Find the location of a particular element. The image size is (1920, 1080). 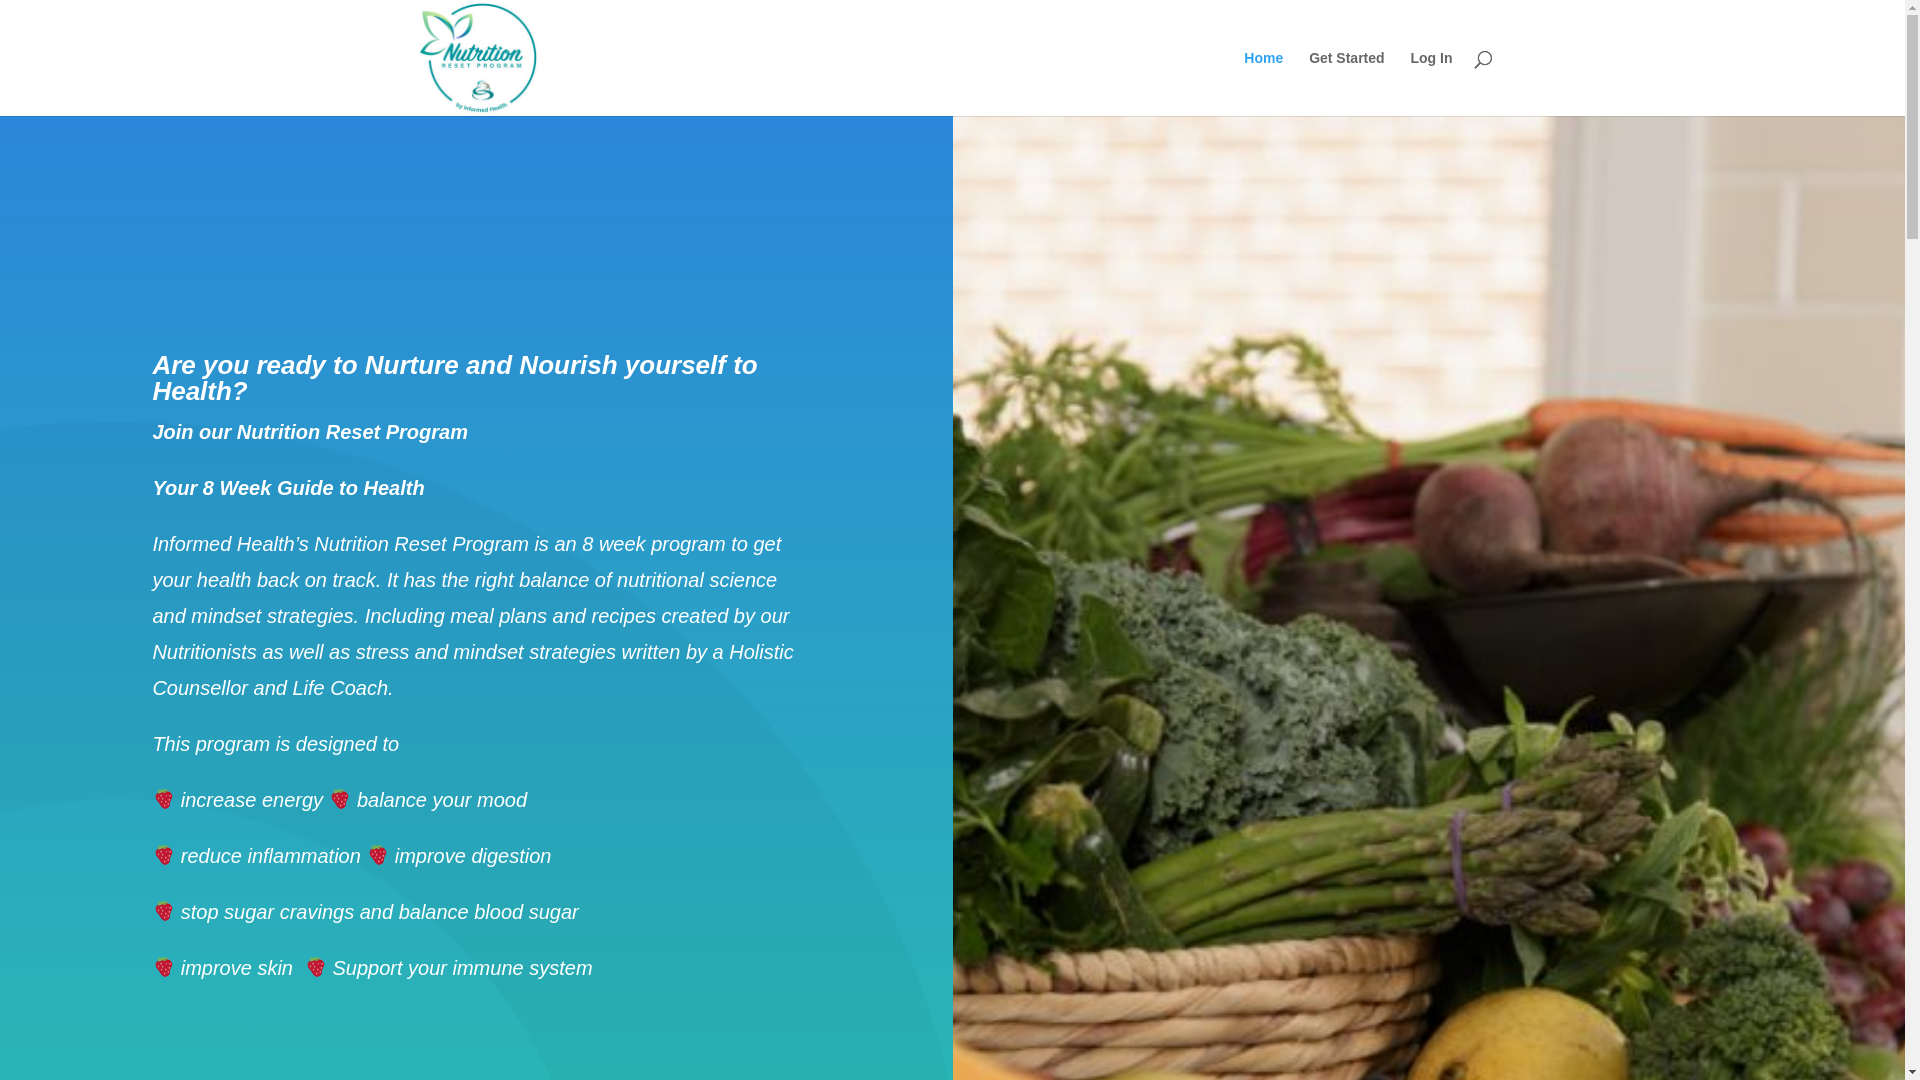

'Log In' is located at coordinates (1429, 82).